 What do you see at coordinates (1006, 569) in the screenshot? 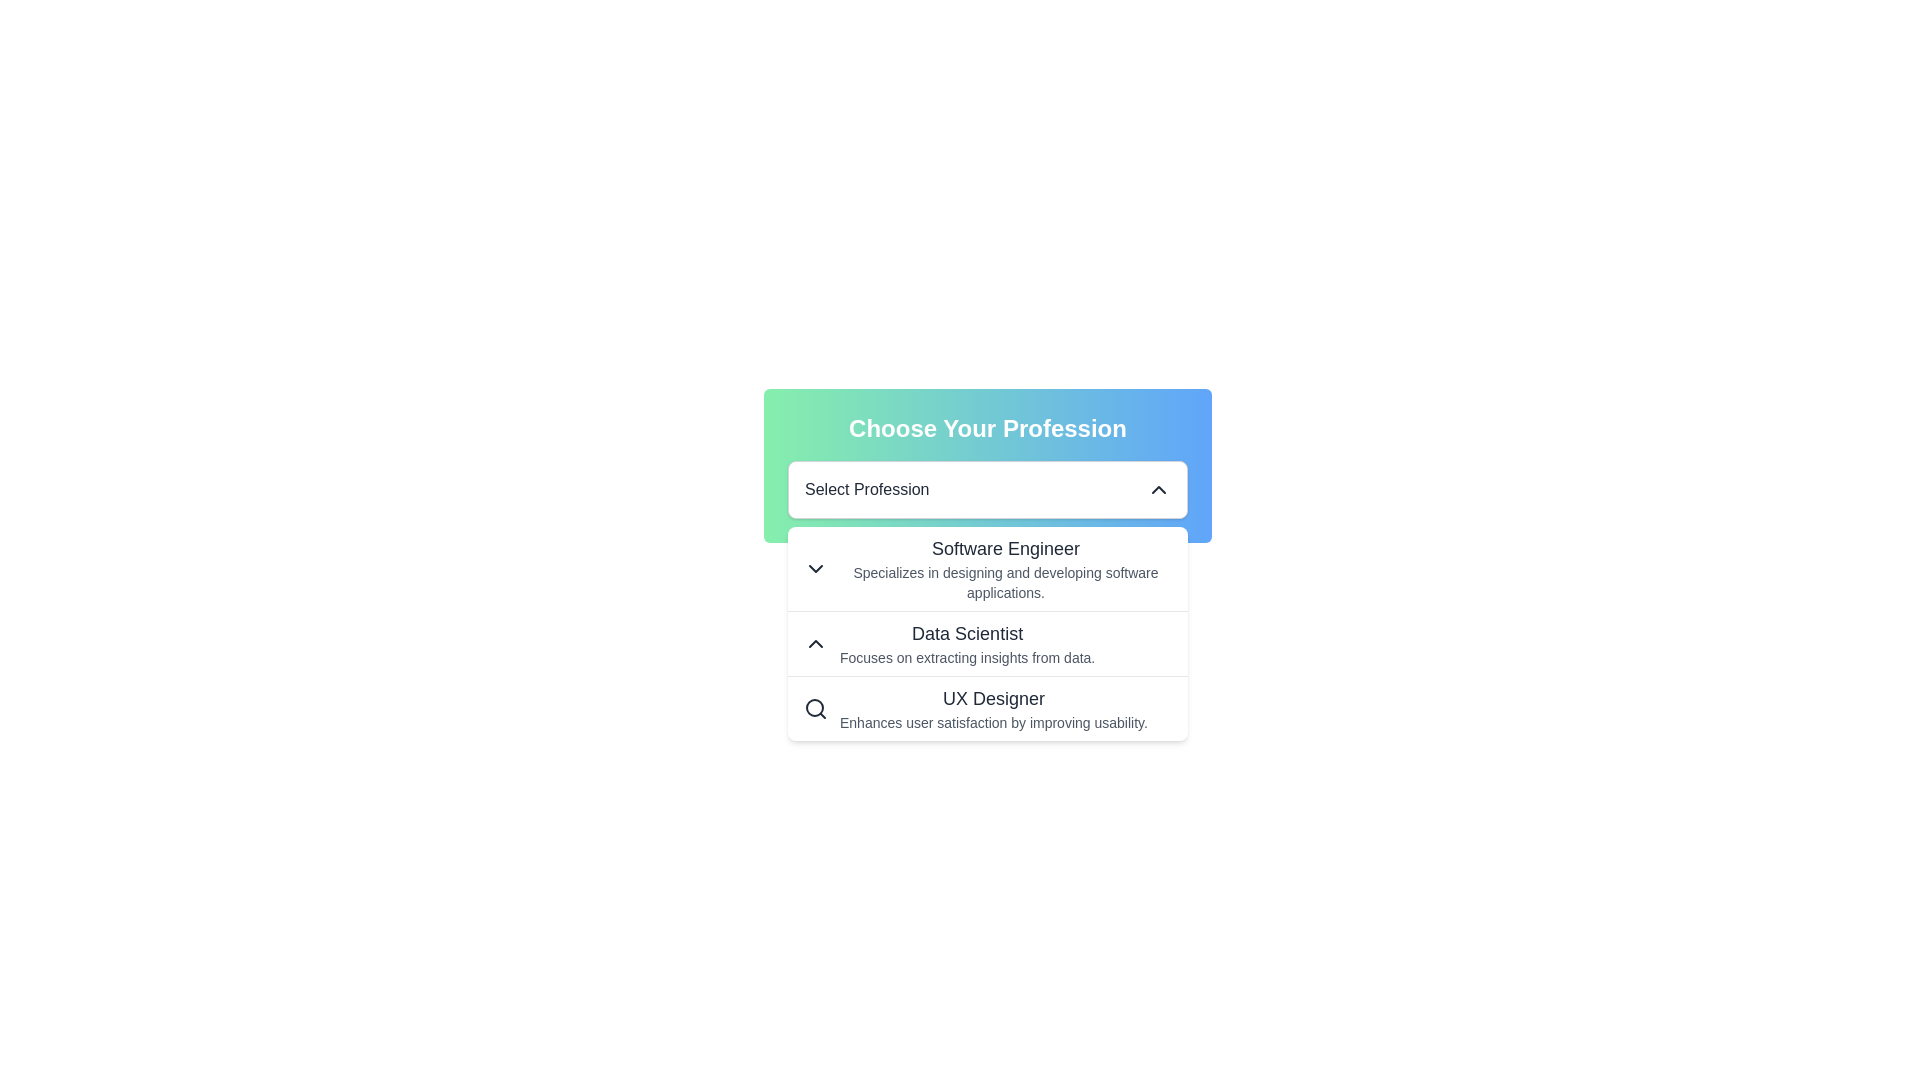
I see `the list item displaying 'Software Engineer'` at bounding box center [1006, 569].